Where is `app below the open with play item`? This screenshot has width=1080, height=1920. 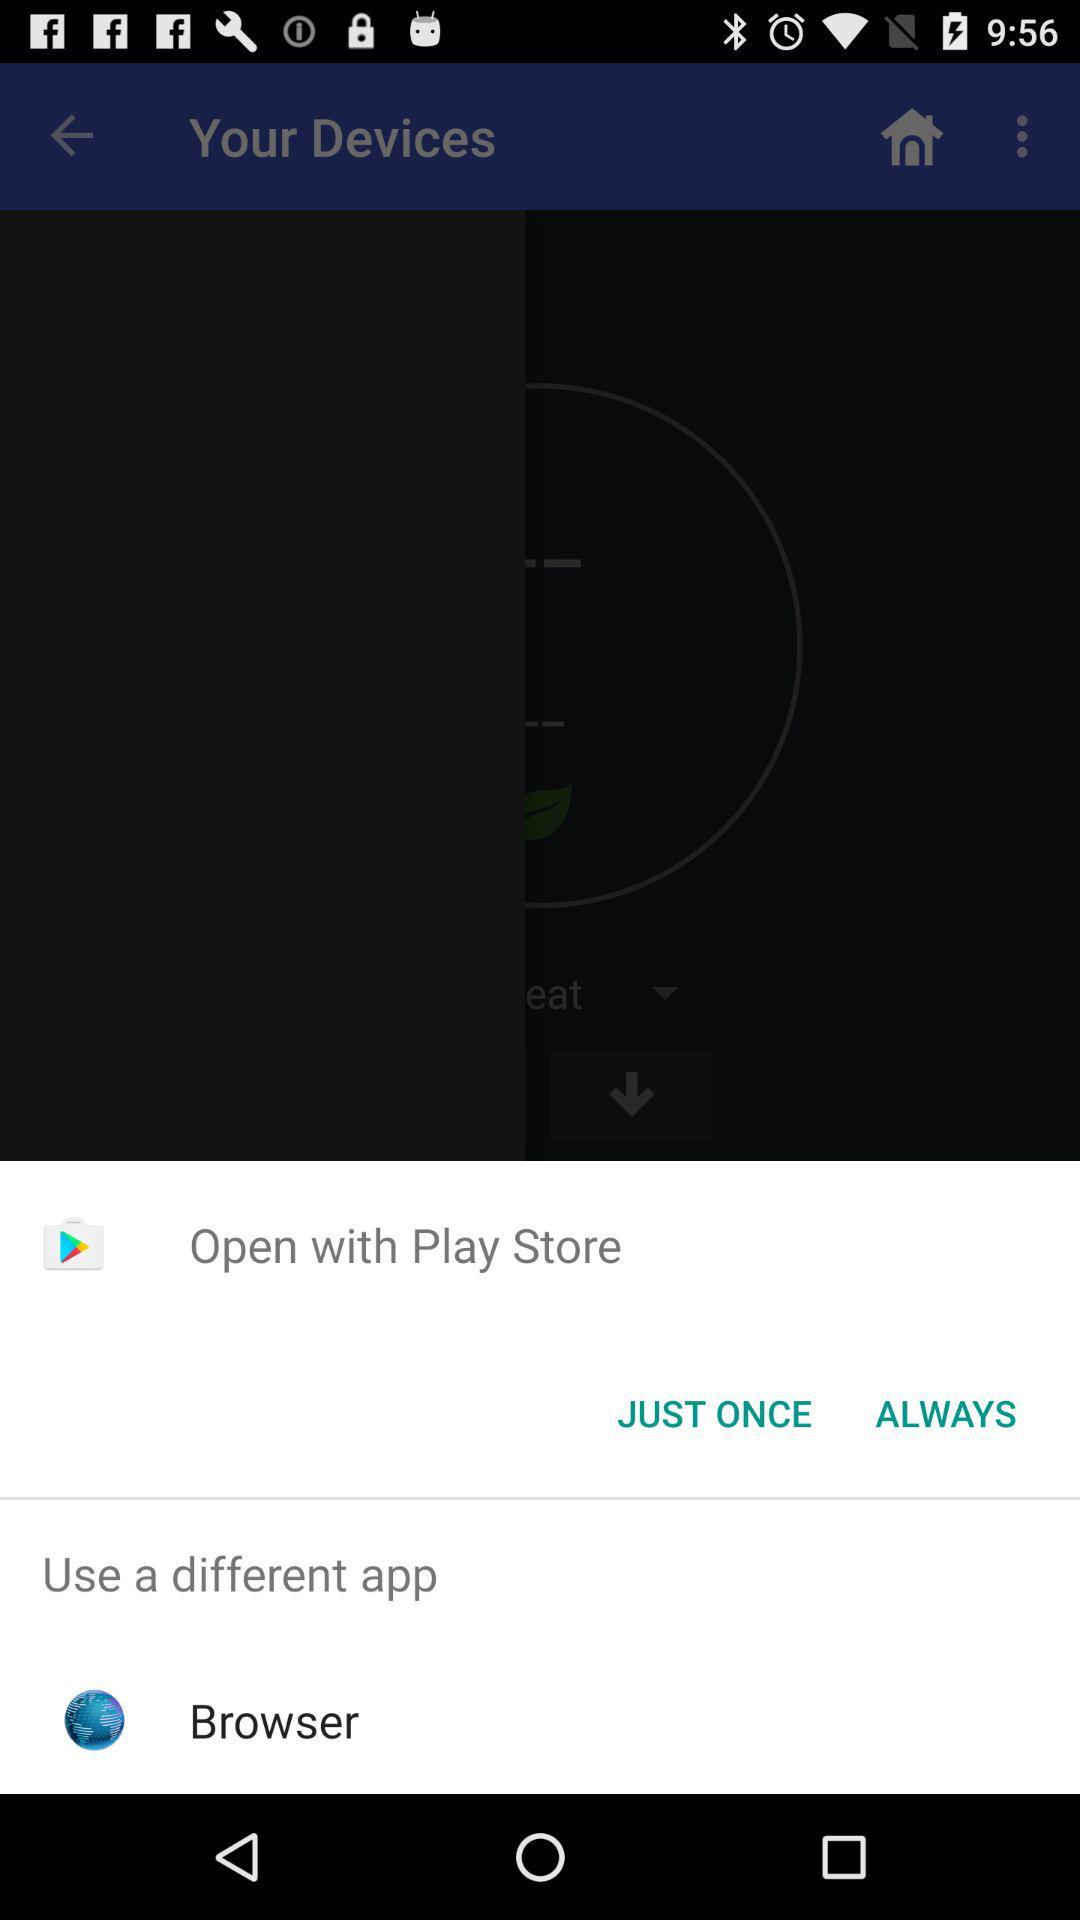
app below the open with play item is located at coordinates (945, 1411).